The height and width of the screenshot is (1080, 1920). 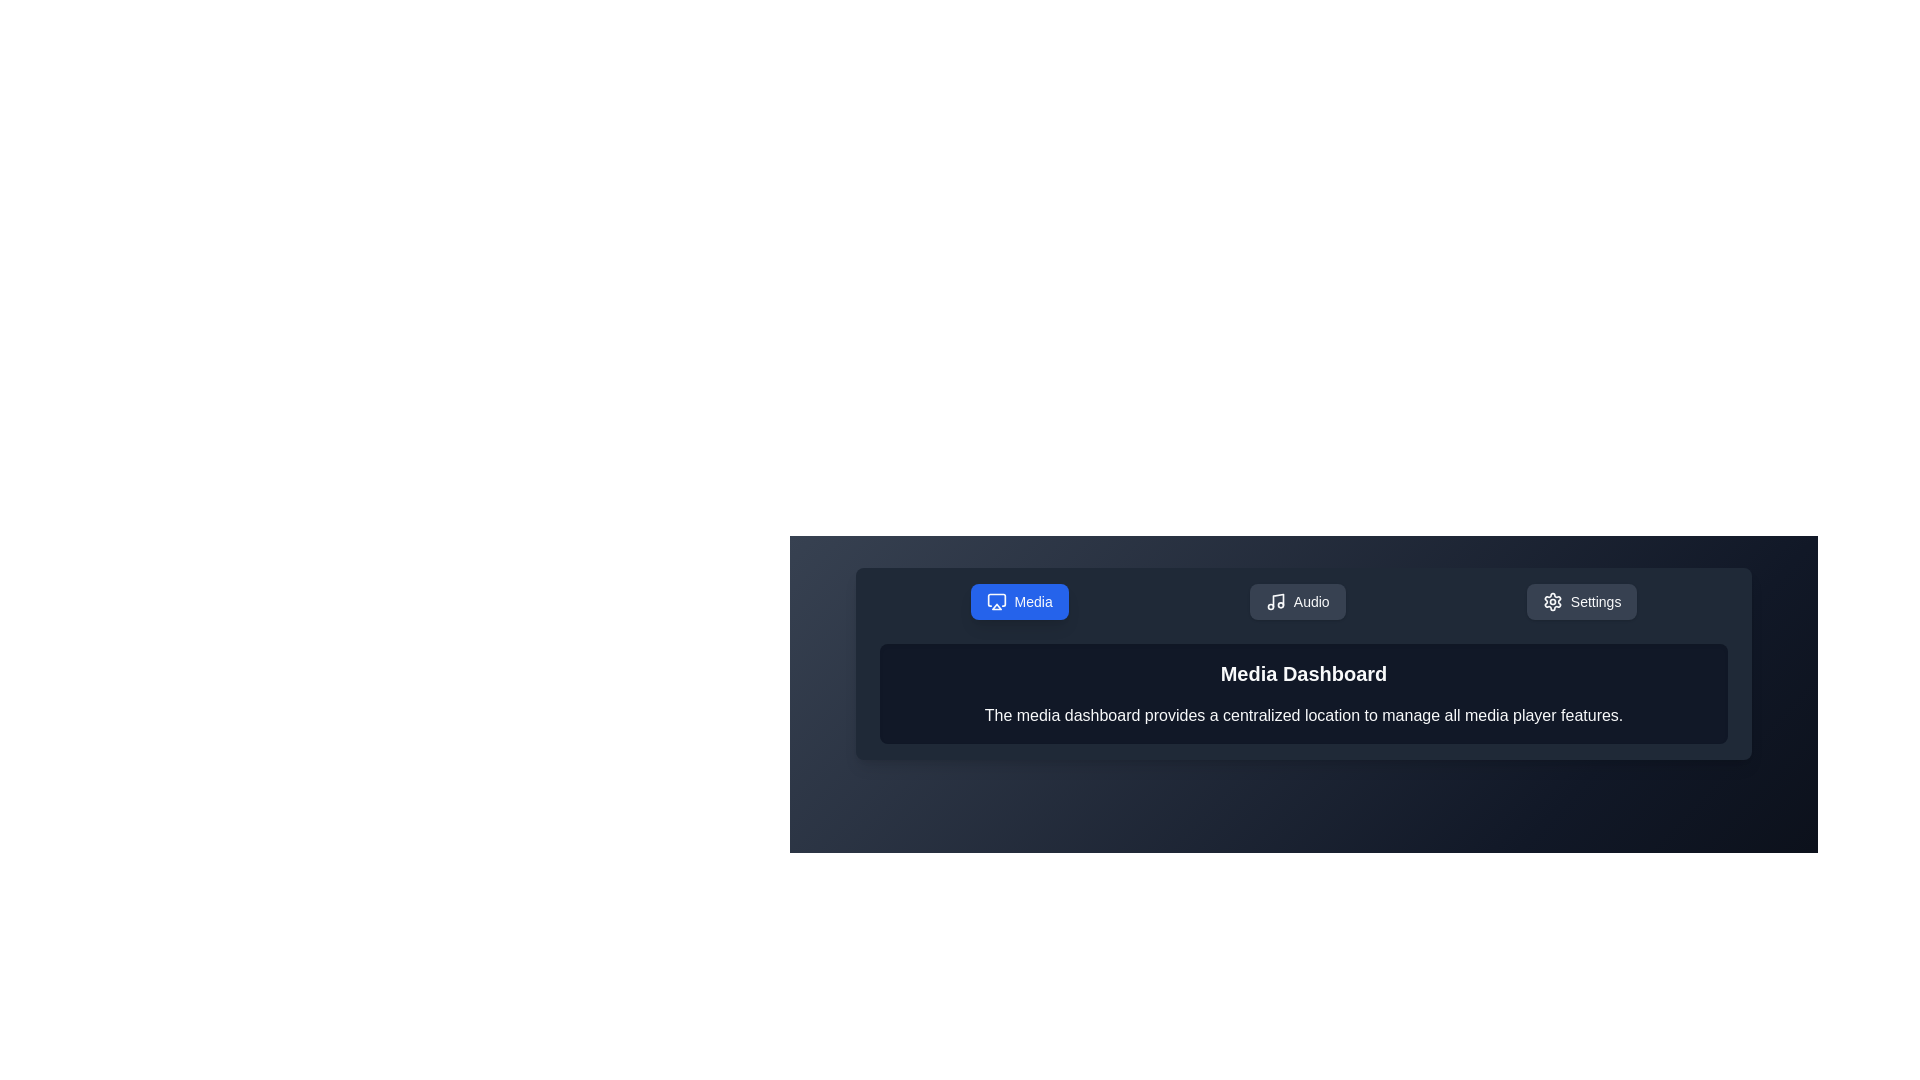 What do you see at coordinates (1297, 600) in the screenshot?
I see `the audio-related button that is positioned to the right of the 'Media' button and to the left of the 'Settings' button` at bounding box center [1297, 600].